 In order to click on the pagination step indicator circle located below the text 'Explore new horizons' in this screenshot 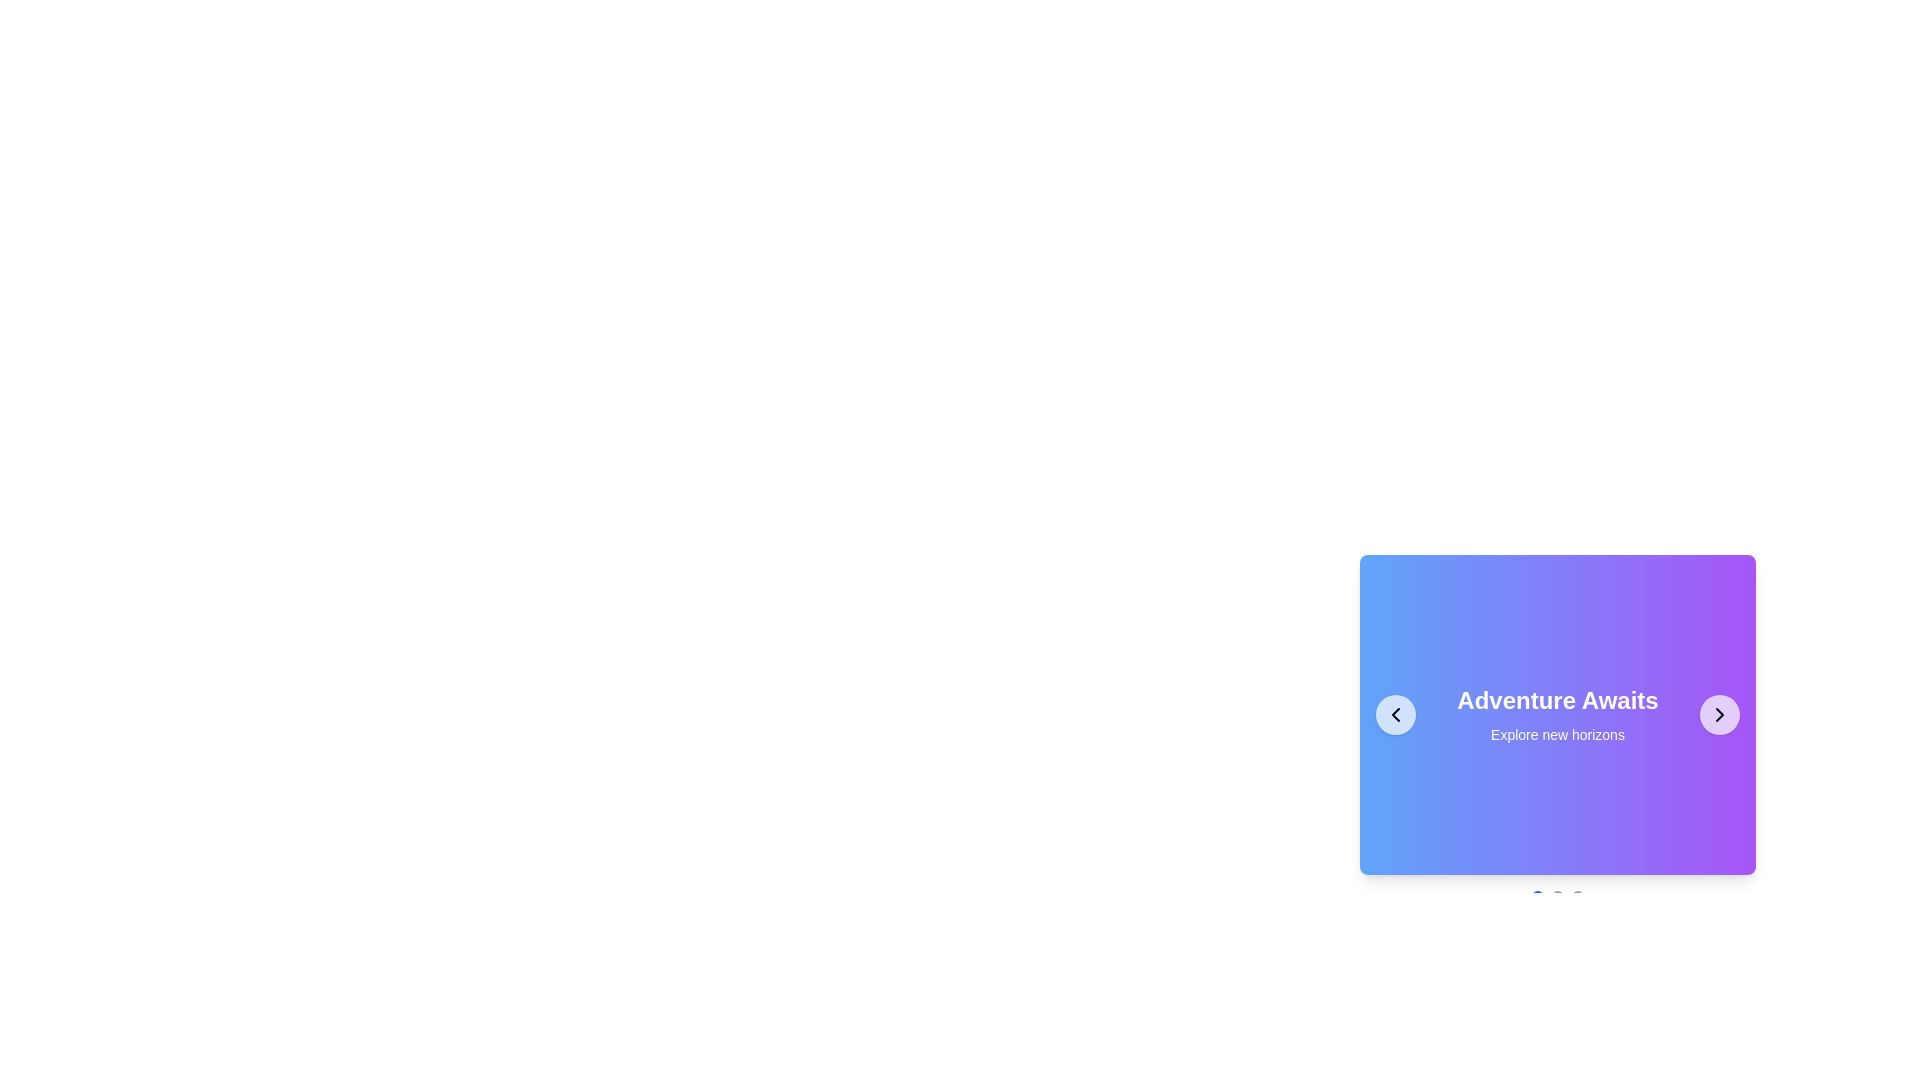, I will do `click(1557, 896)`.